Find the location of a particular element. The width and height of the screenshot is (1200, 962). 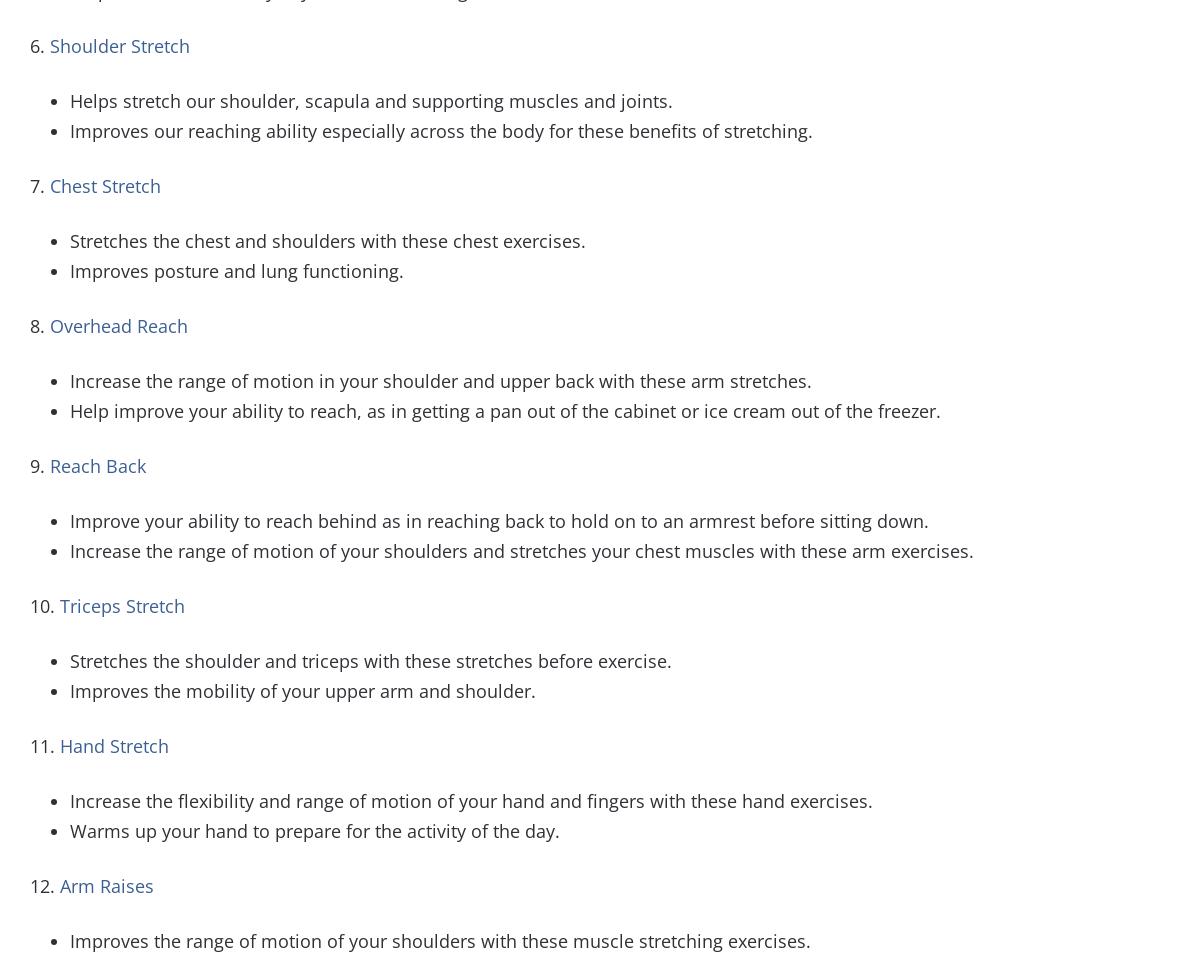

'Increase the flexibility and range of motion of your hand and fingers with these hand exercises.' is located at coordinates (470, 798).